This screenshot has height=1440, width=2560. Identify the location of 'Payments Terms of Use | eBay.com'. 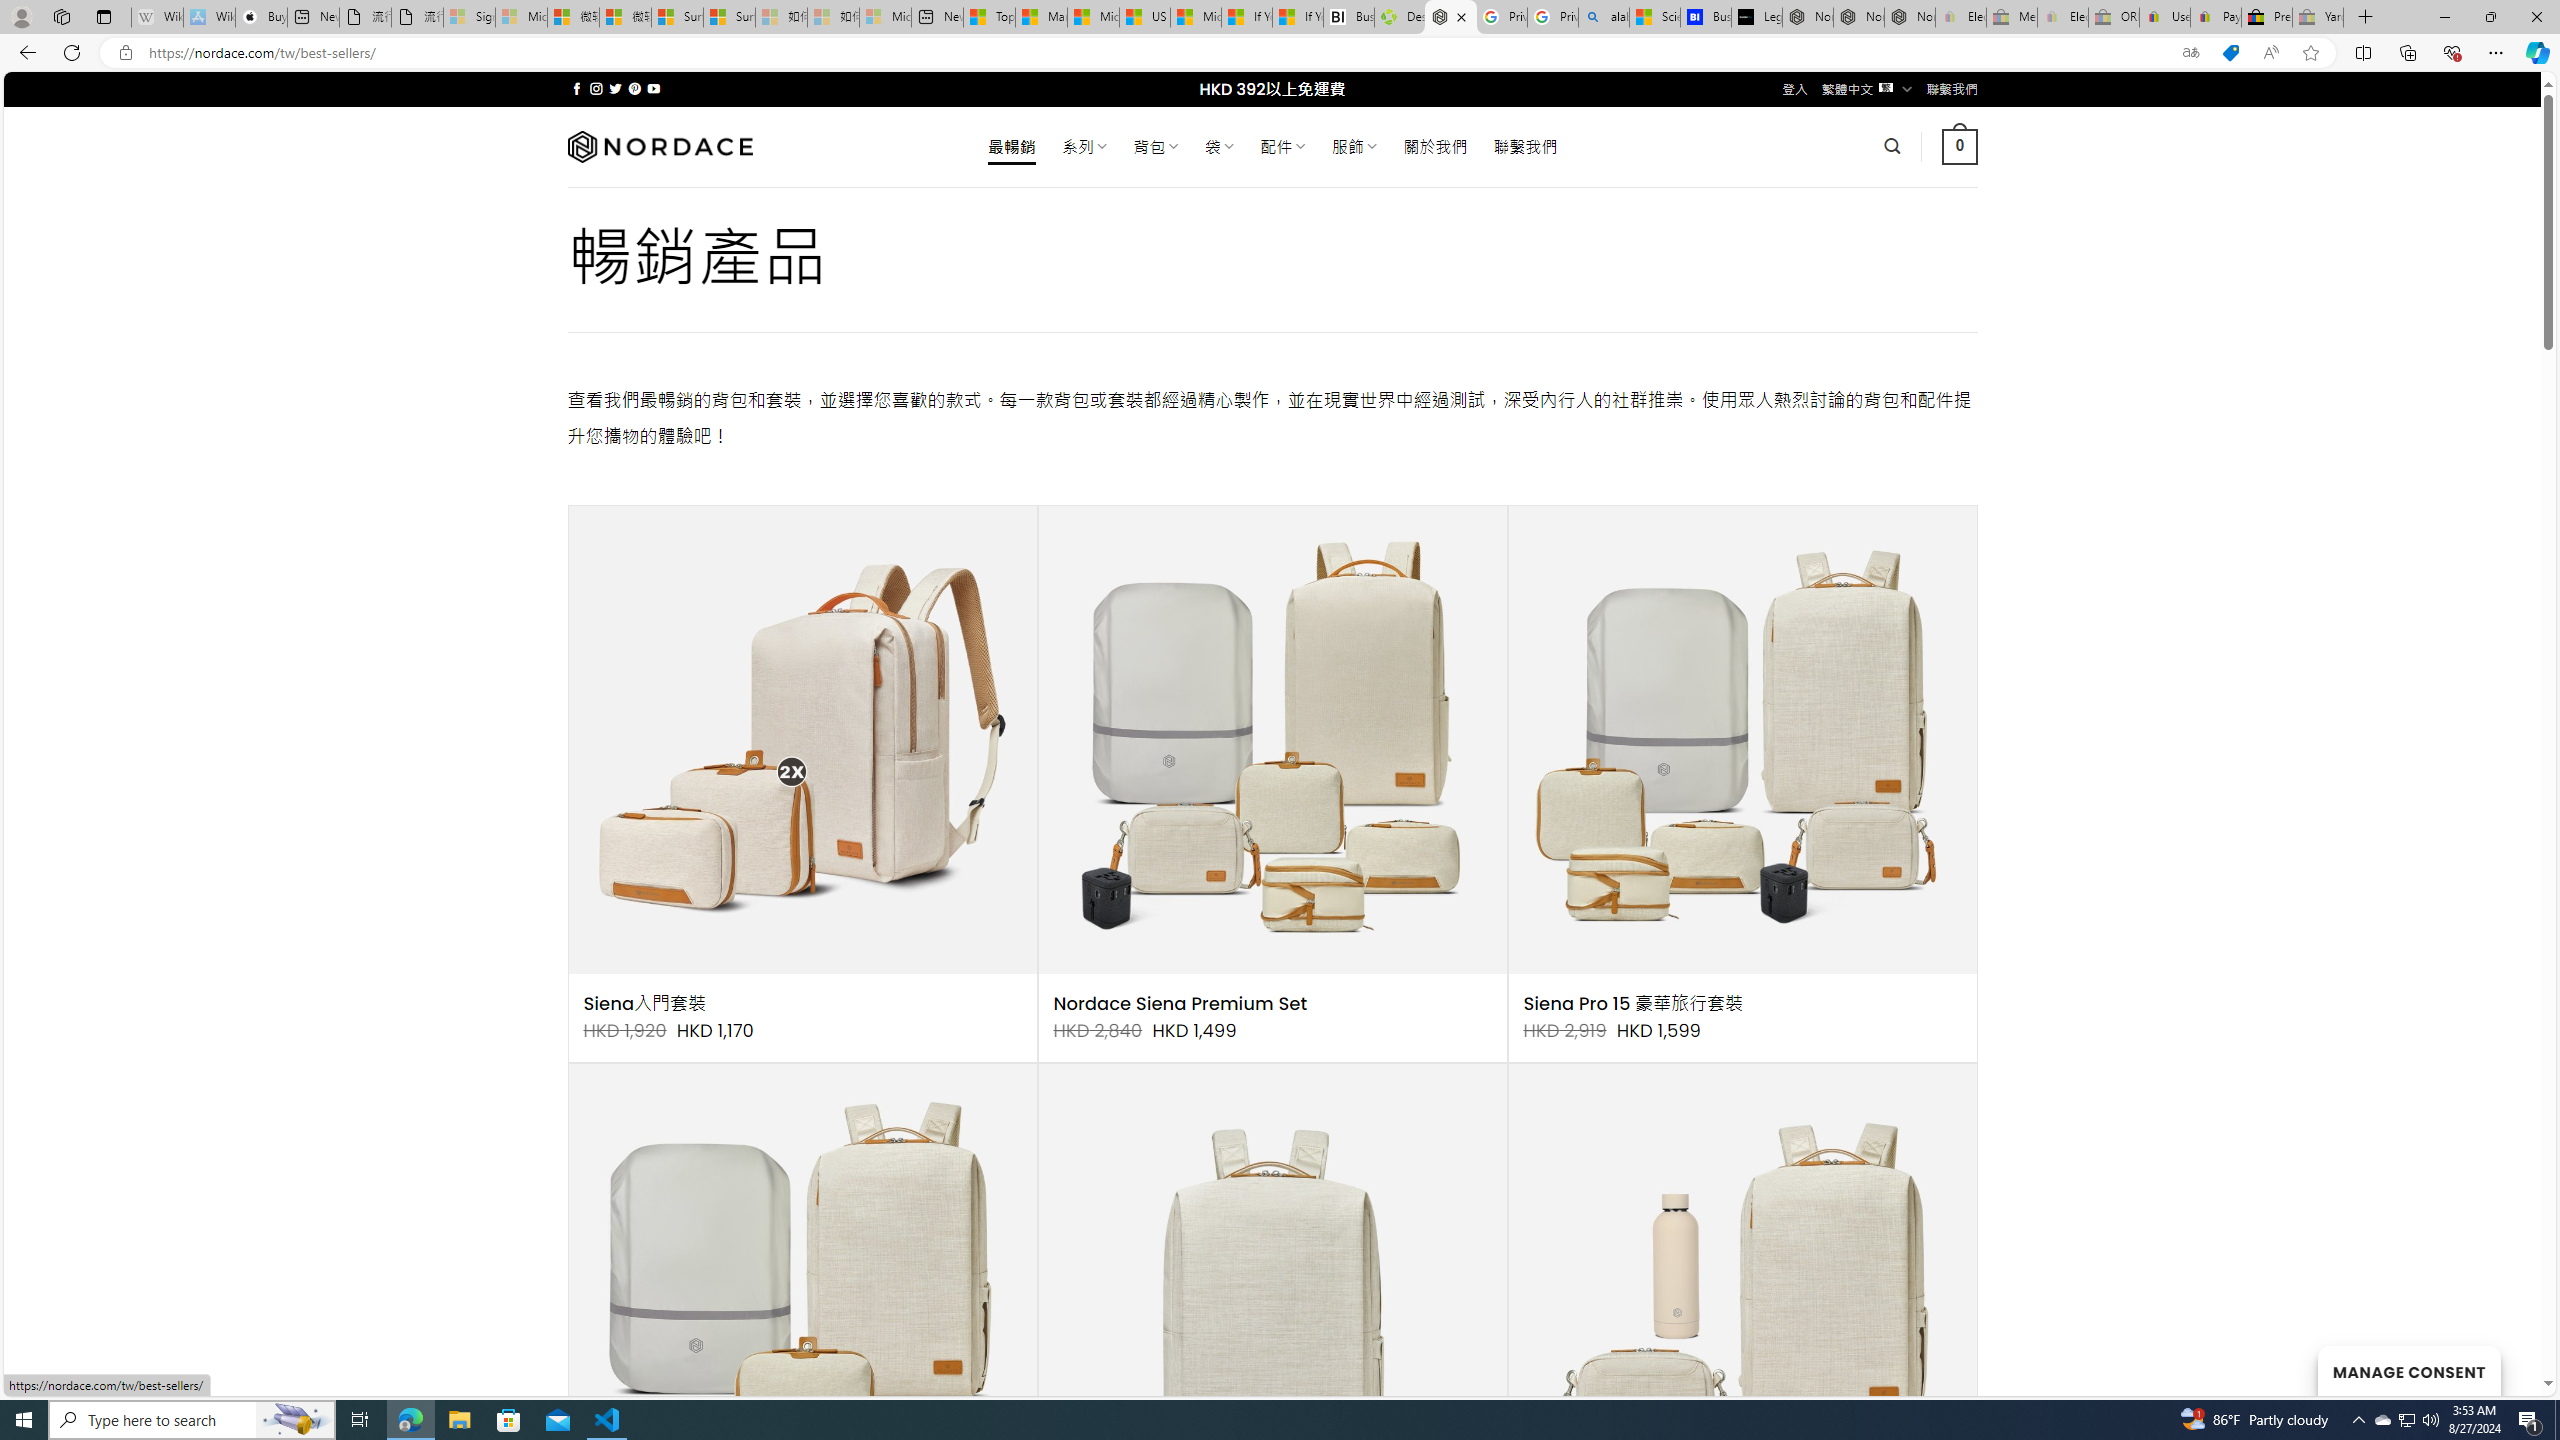
(2214, 16).